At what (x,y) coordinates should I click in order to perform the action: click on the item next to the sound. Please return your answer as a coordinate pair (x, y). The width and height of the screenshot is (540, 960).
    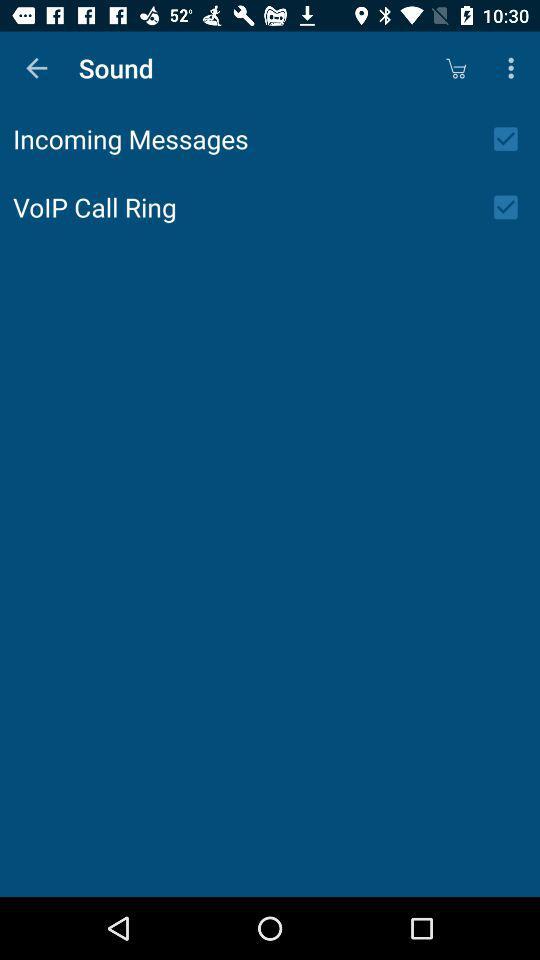
    Looking at the image, I should click on (36, 68).